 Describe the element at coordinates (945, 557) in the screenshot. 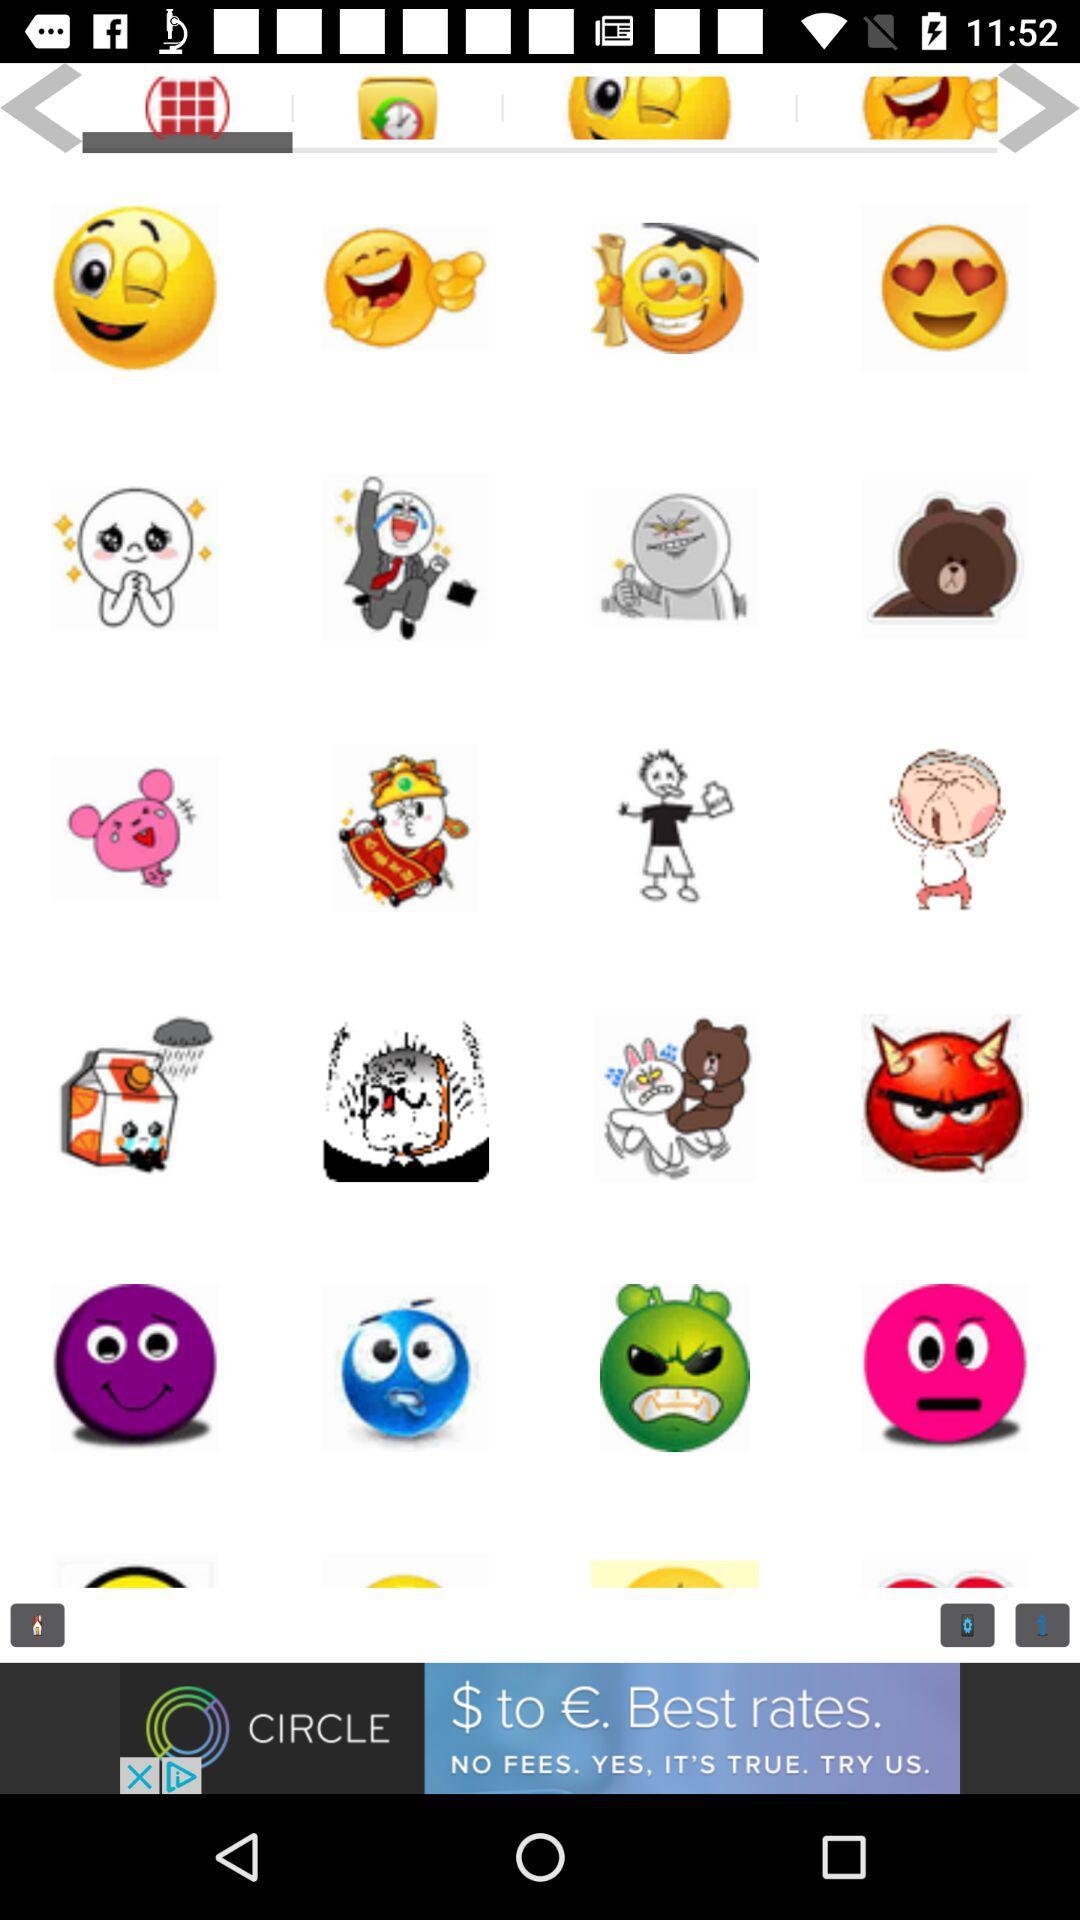

I see `bear emoji` at that location.